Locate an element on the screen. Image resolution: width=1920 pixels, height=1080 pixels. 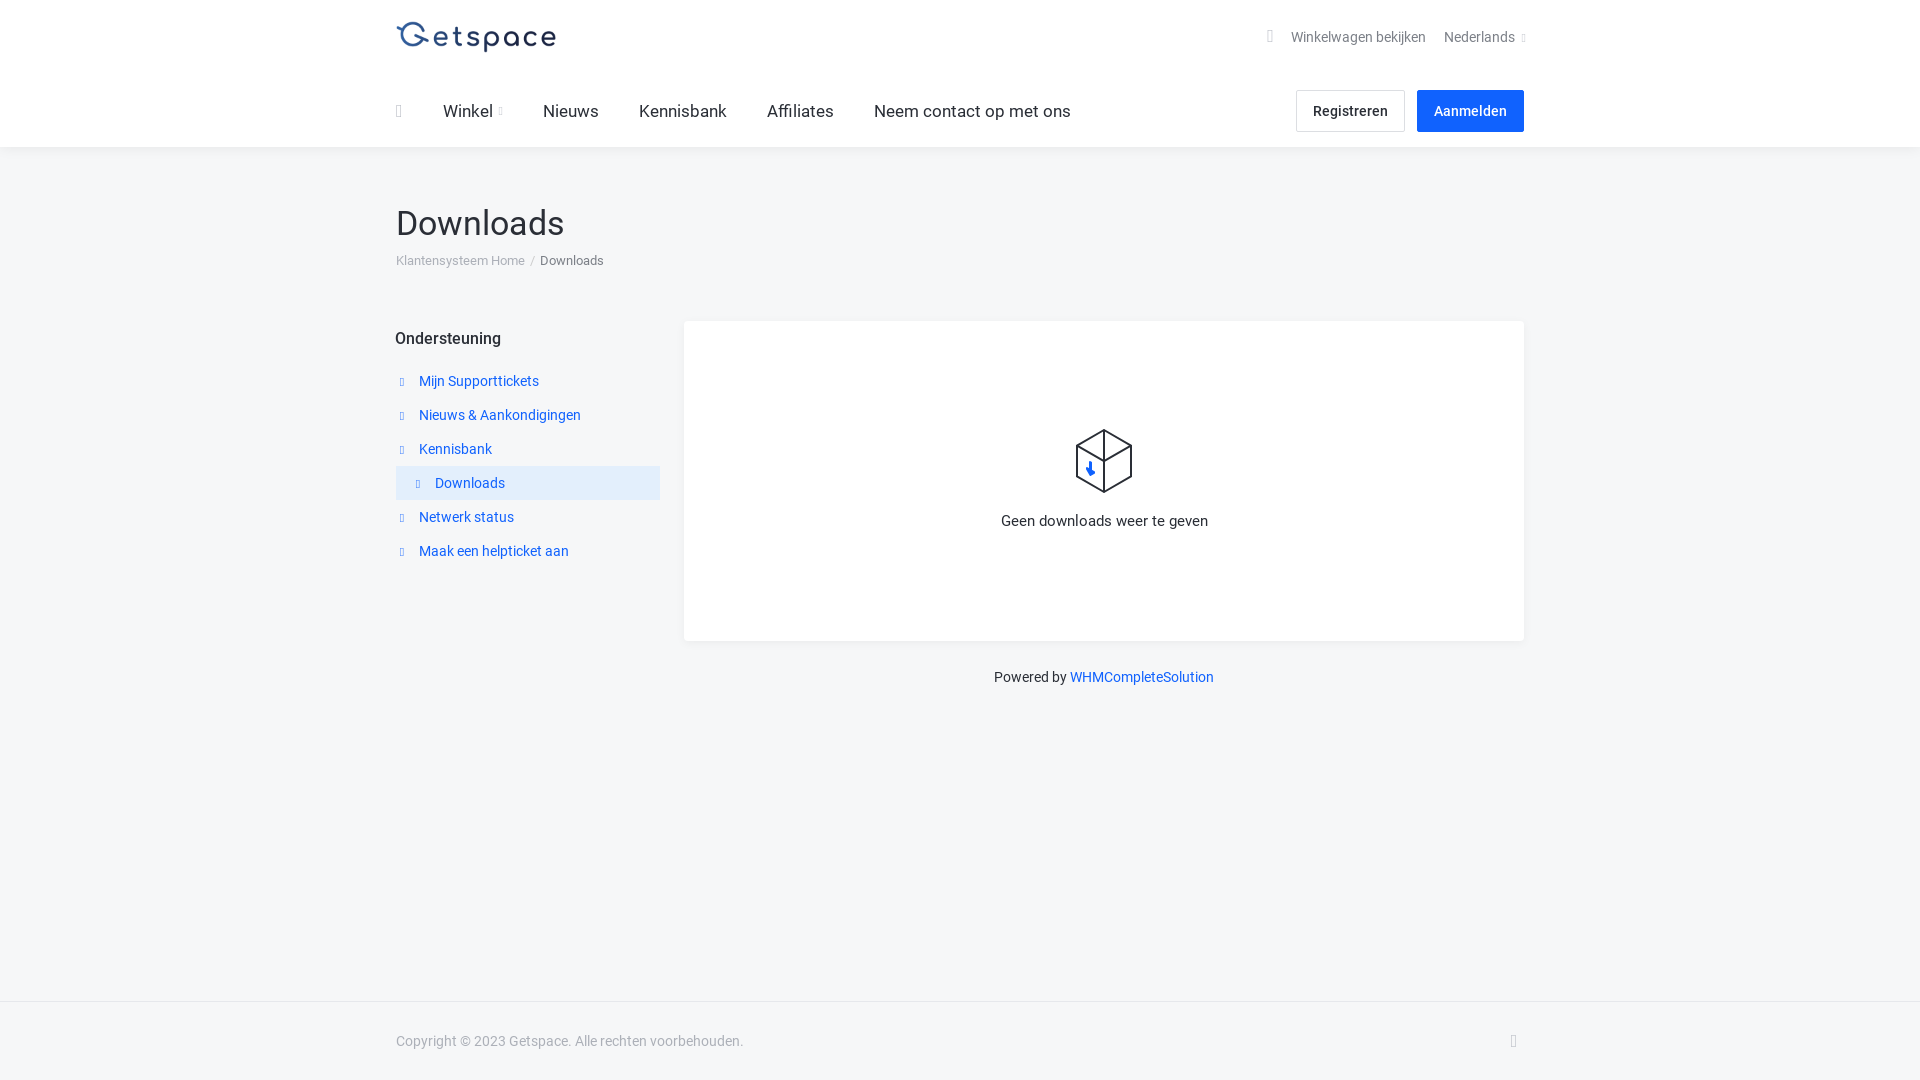
'WHMCompleteSolution' is located at coordinates (1142, 676).